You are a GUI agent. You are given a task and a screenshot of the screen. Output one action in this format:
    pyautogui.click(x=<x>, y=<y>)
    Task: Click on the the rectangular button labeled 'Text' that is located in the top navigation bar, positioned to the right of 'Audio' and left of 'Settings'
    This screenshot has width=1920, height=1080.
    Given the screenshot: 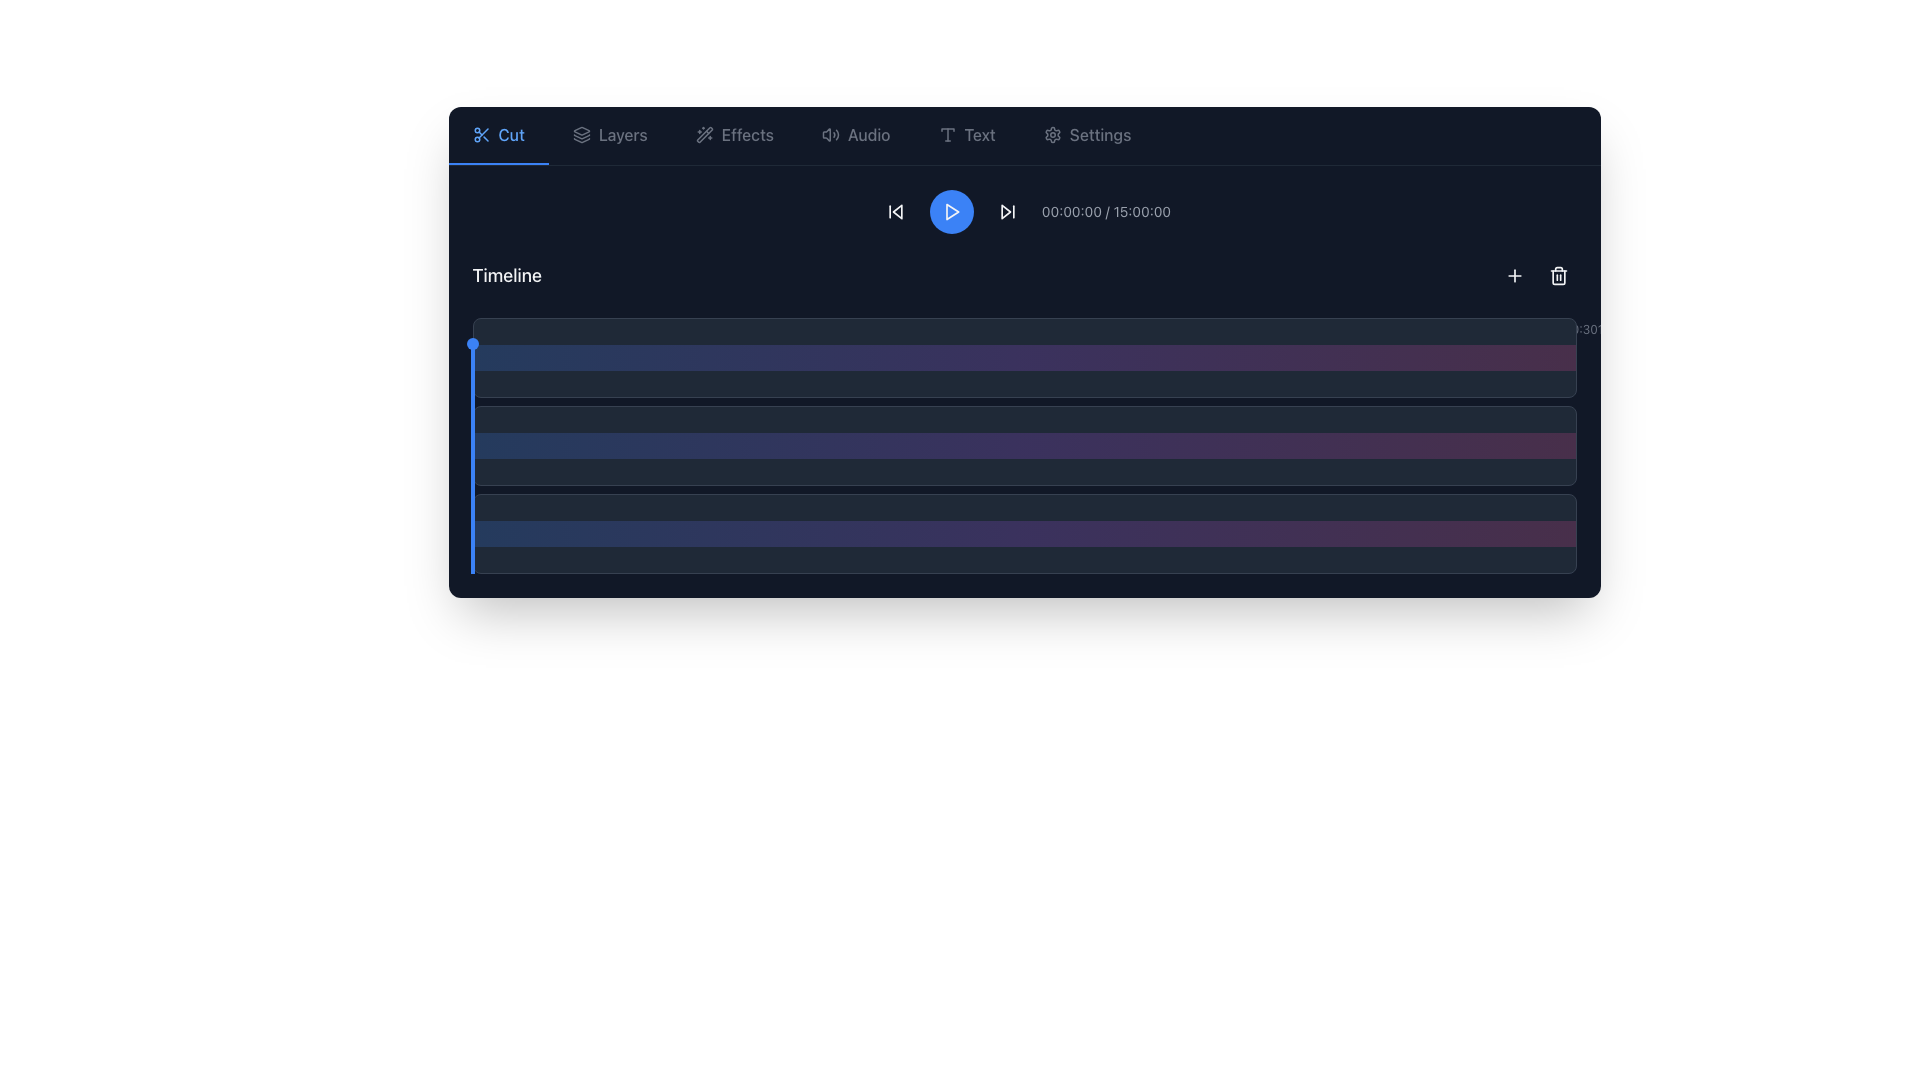 What is the action you would take?
    pyautogui.click(x=966, y=135)
    